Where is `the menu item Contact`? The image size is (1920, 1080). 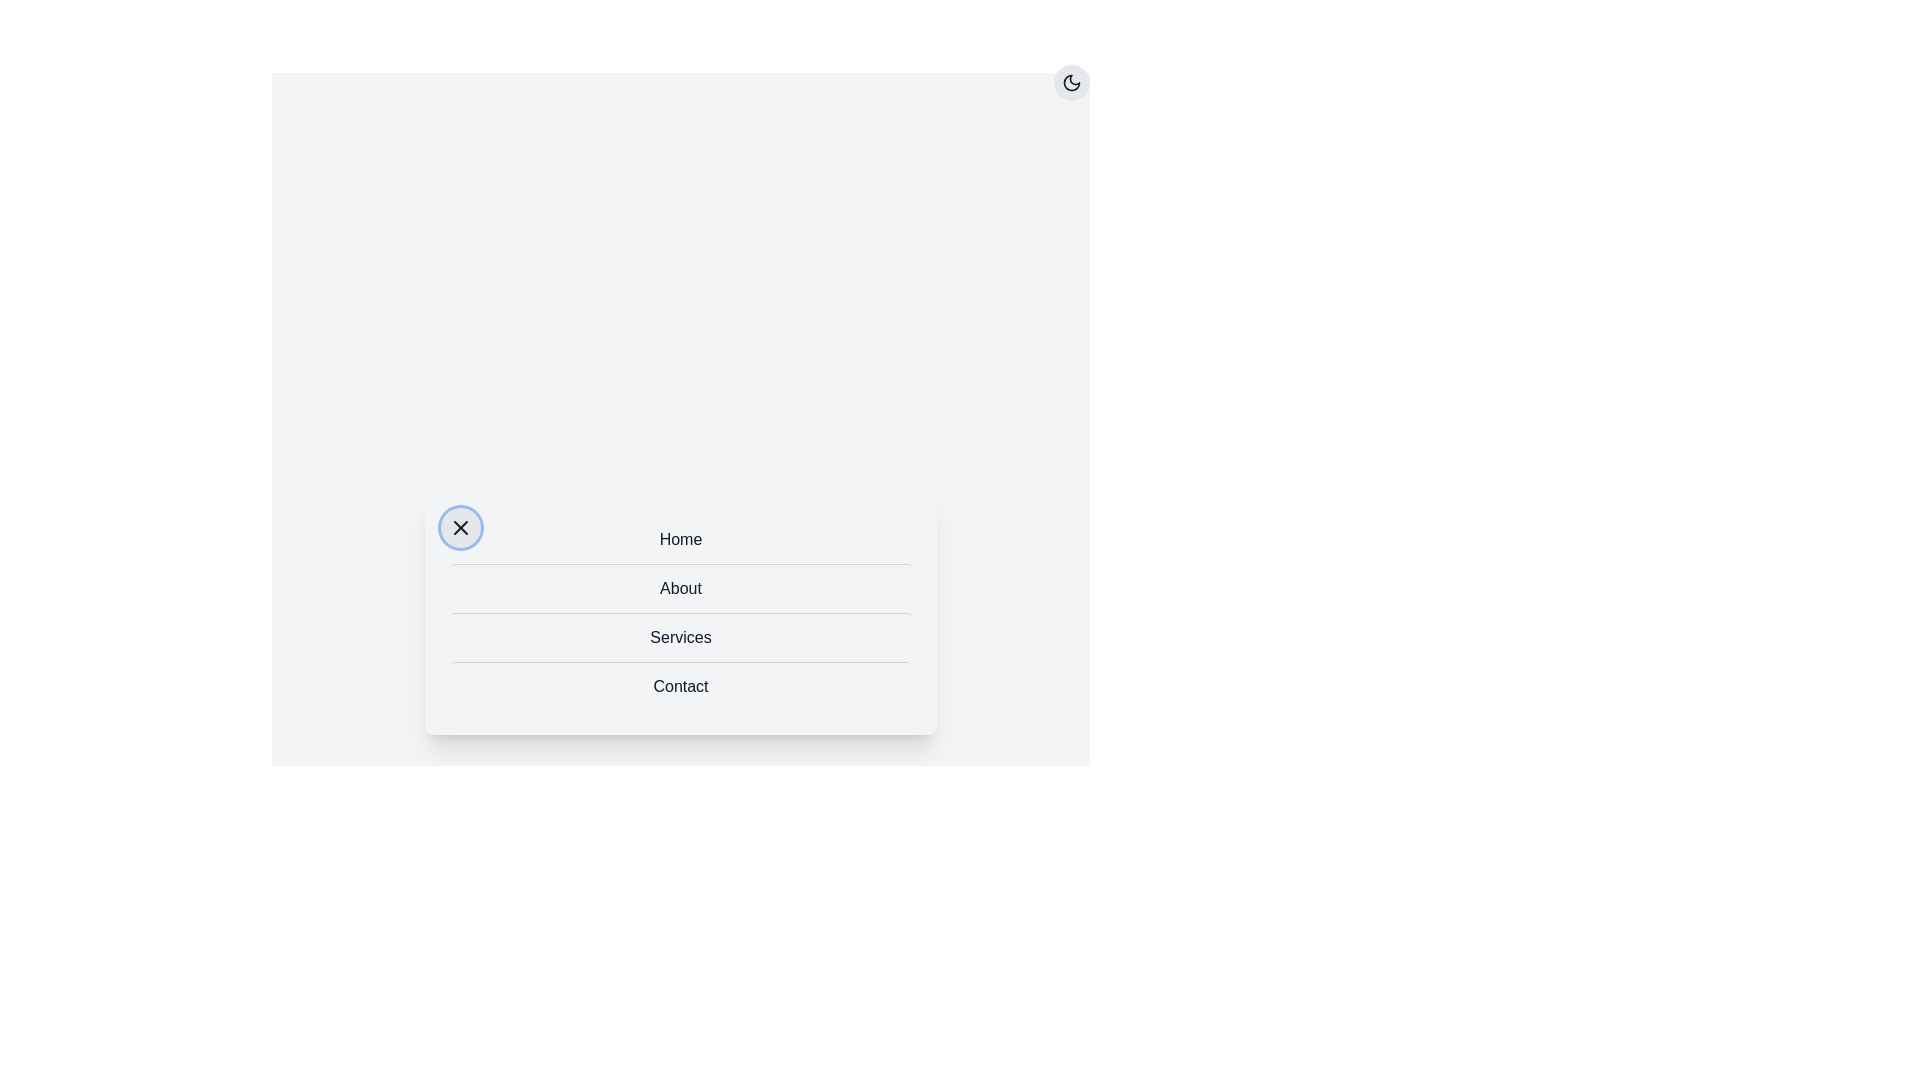
the menu item Contact is located at coordinates (681, 685).